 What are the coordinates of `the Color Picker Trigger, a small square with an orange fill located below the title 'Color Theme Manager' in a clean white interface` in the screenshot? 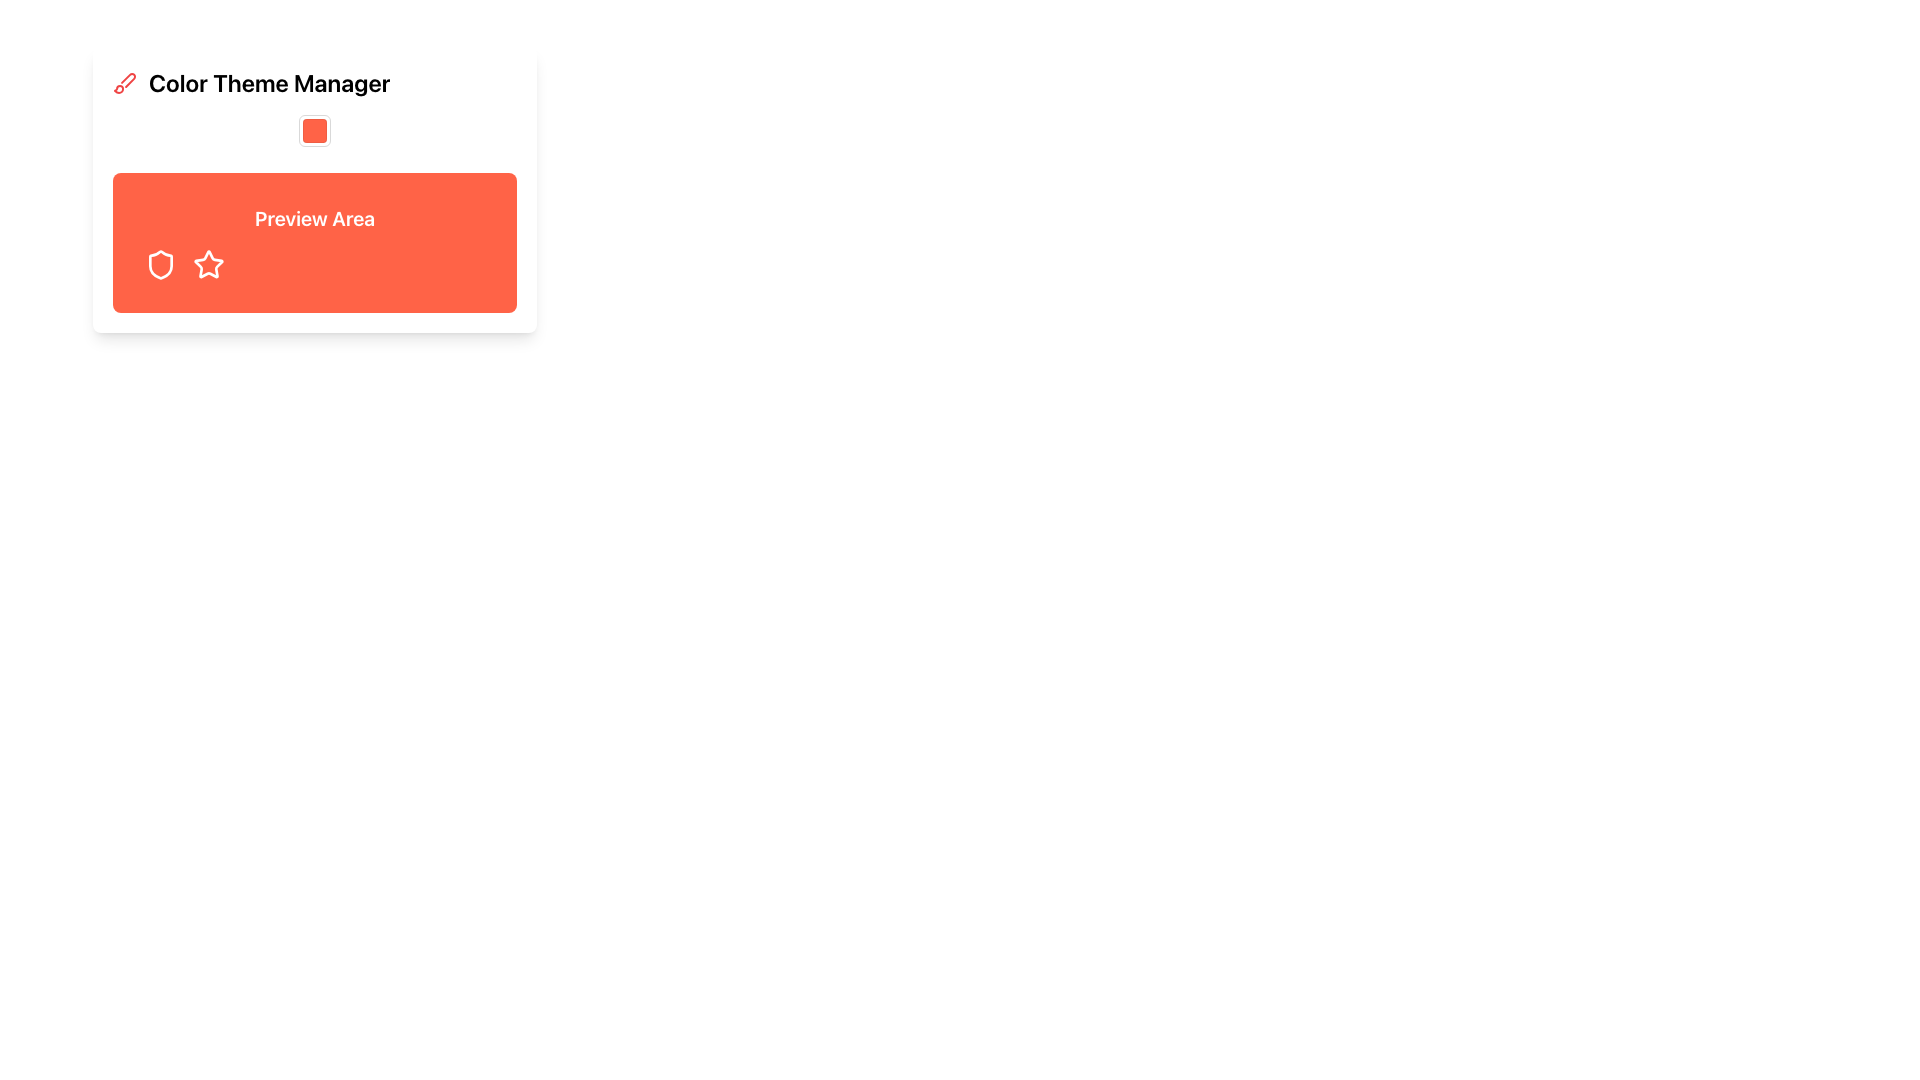 It's located at (314, 131).